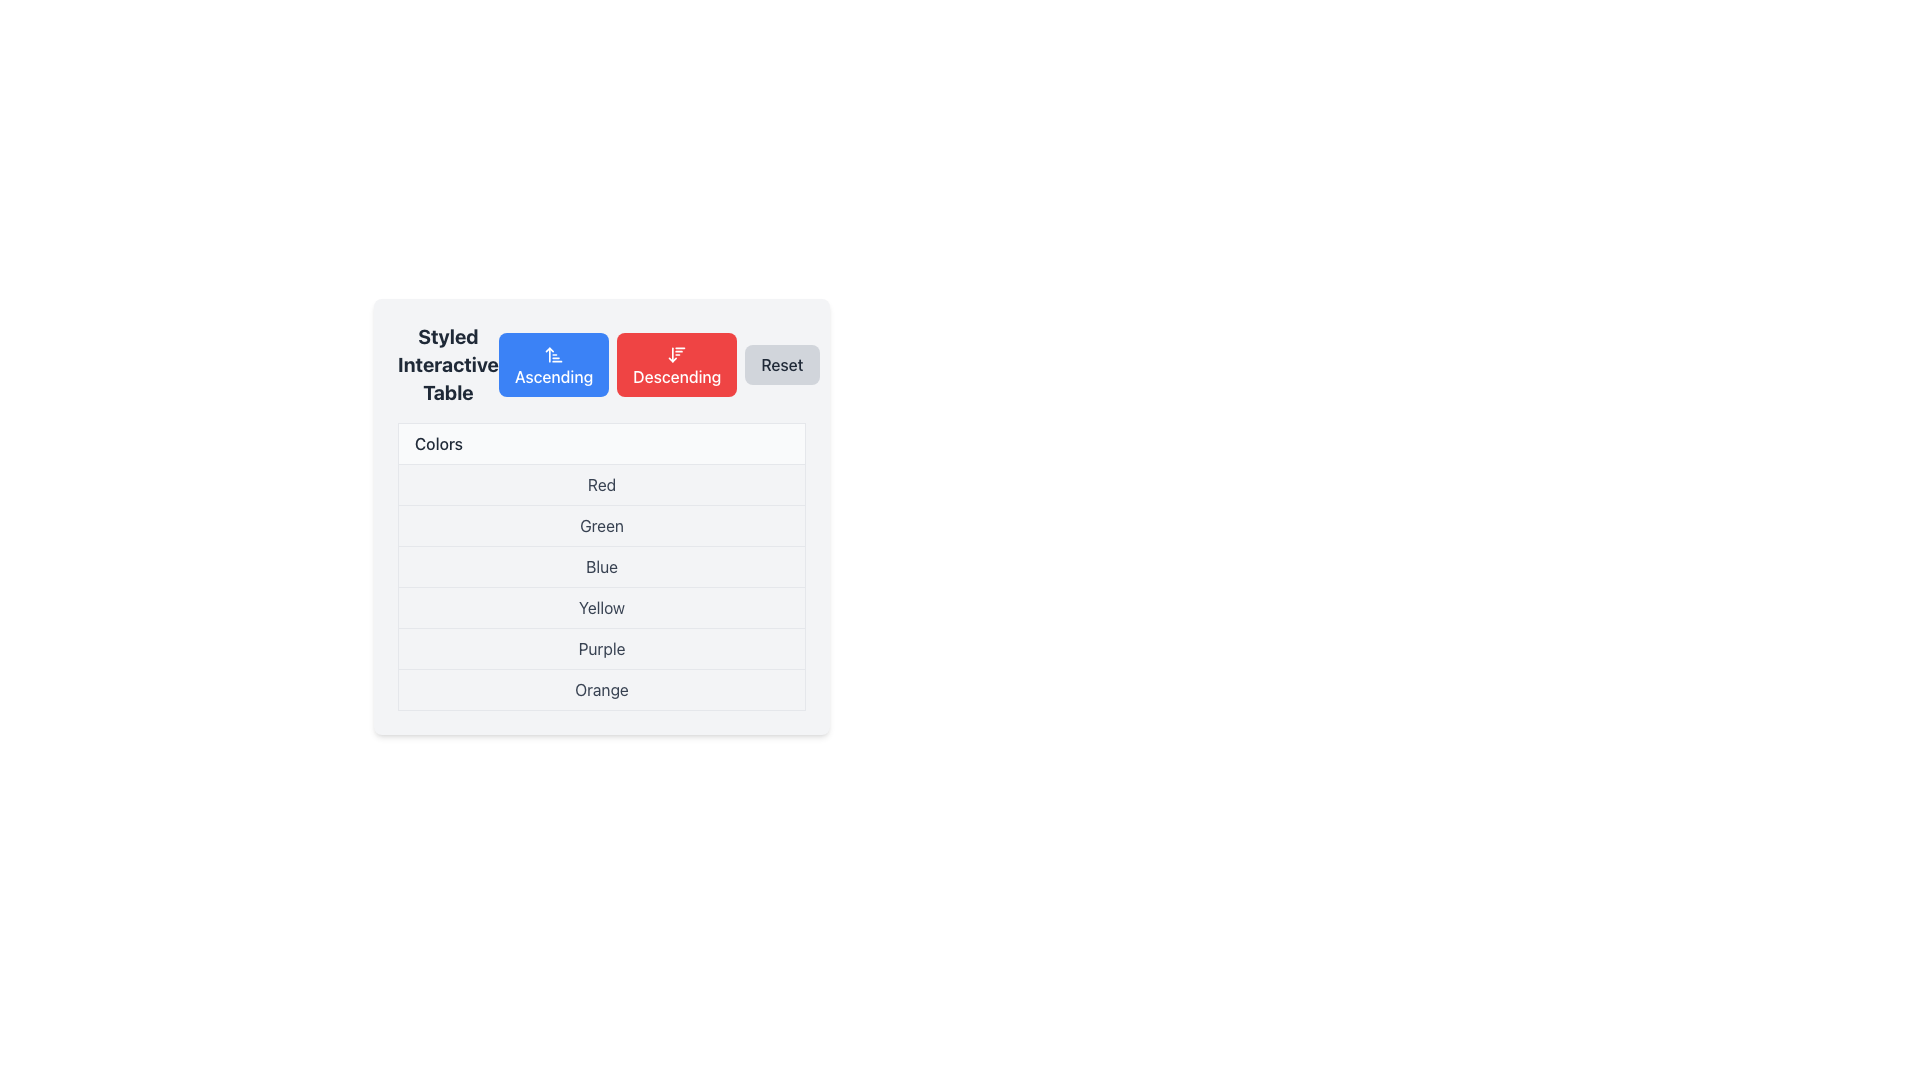 This screenshot has width=1920, height=1080. What do you see at coordinates (553, 365) in the screenshot?
I see `the 'Ascending' button, which is a blue button with white text and an upward arrow icon, located at the top-center part of the interface` at bounding box center [553, 365].